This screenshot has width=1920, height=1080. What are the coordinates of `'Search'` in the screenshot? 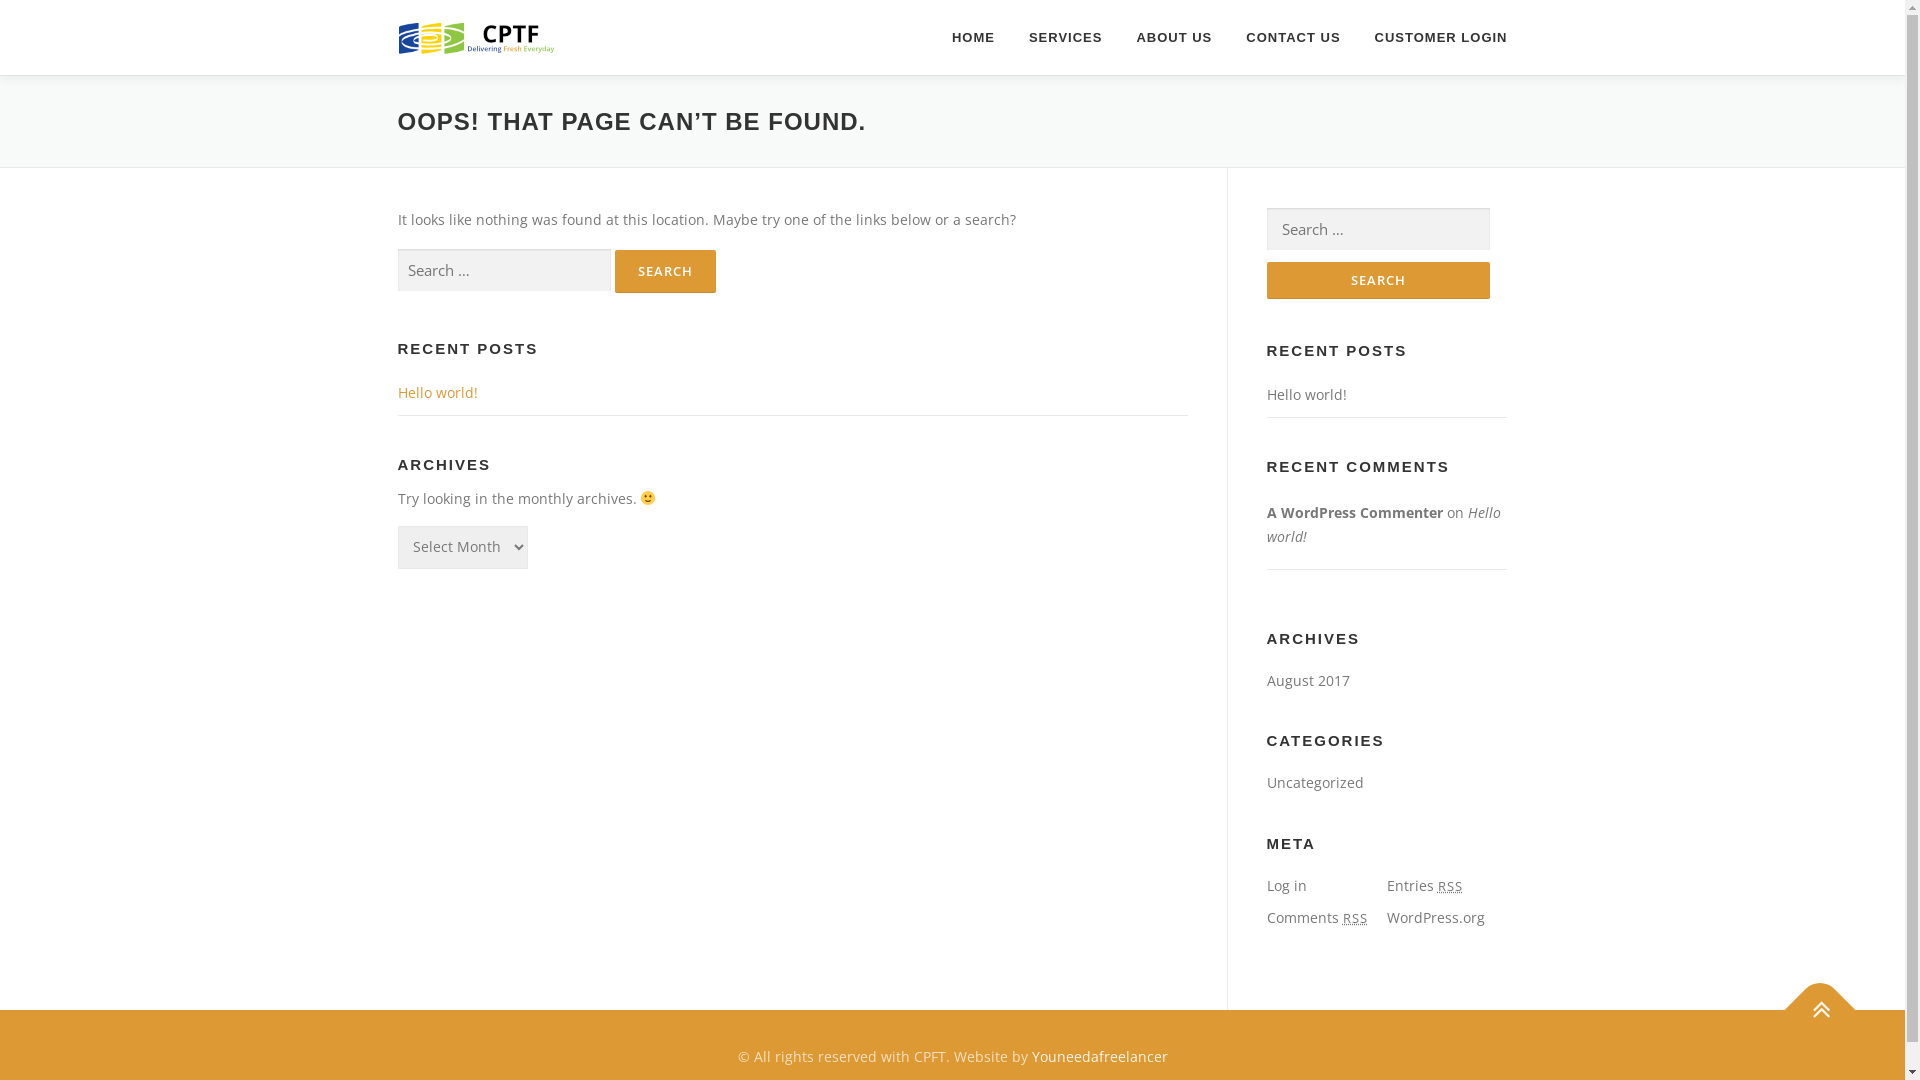 It's located at (1376, 280).